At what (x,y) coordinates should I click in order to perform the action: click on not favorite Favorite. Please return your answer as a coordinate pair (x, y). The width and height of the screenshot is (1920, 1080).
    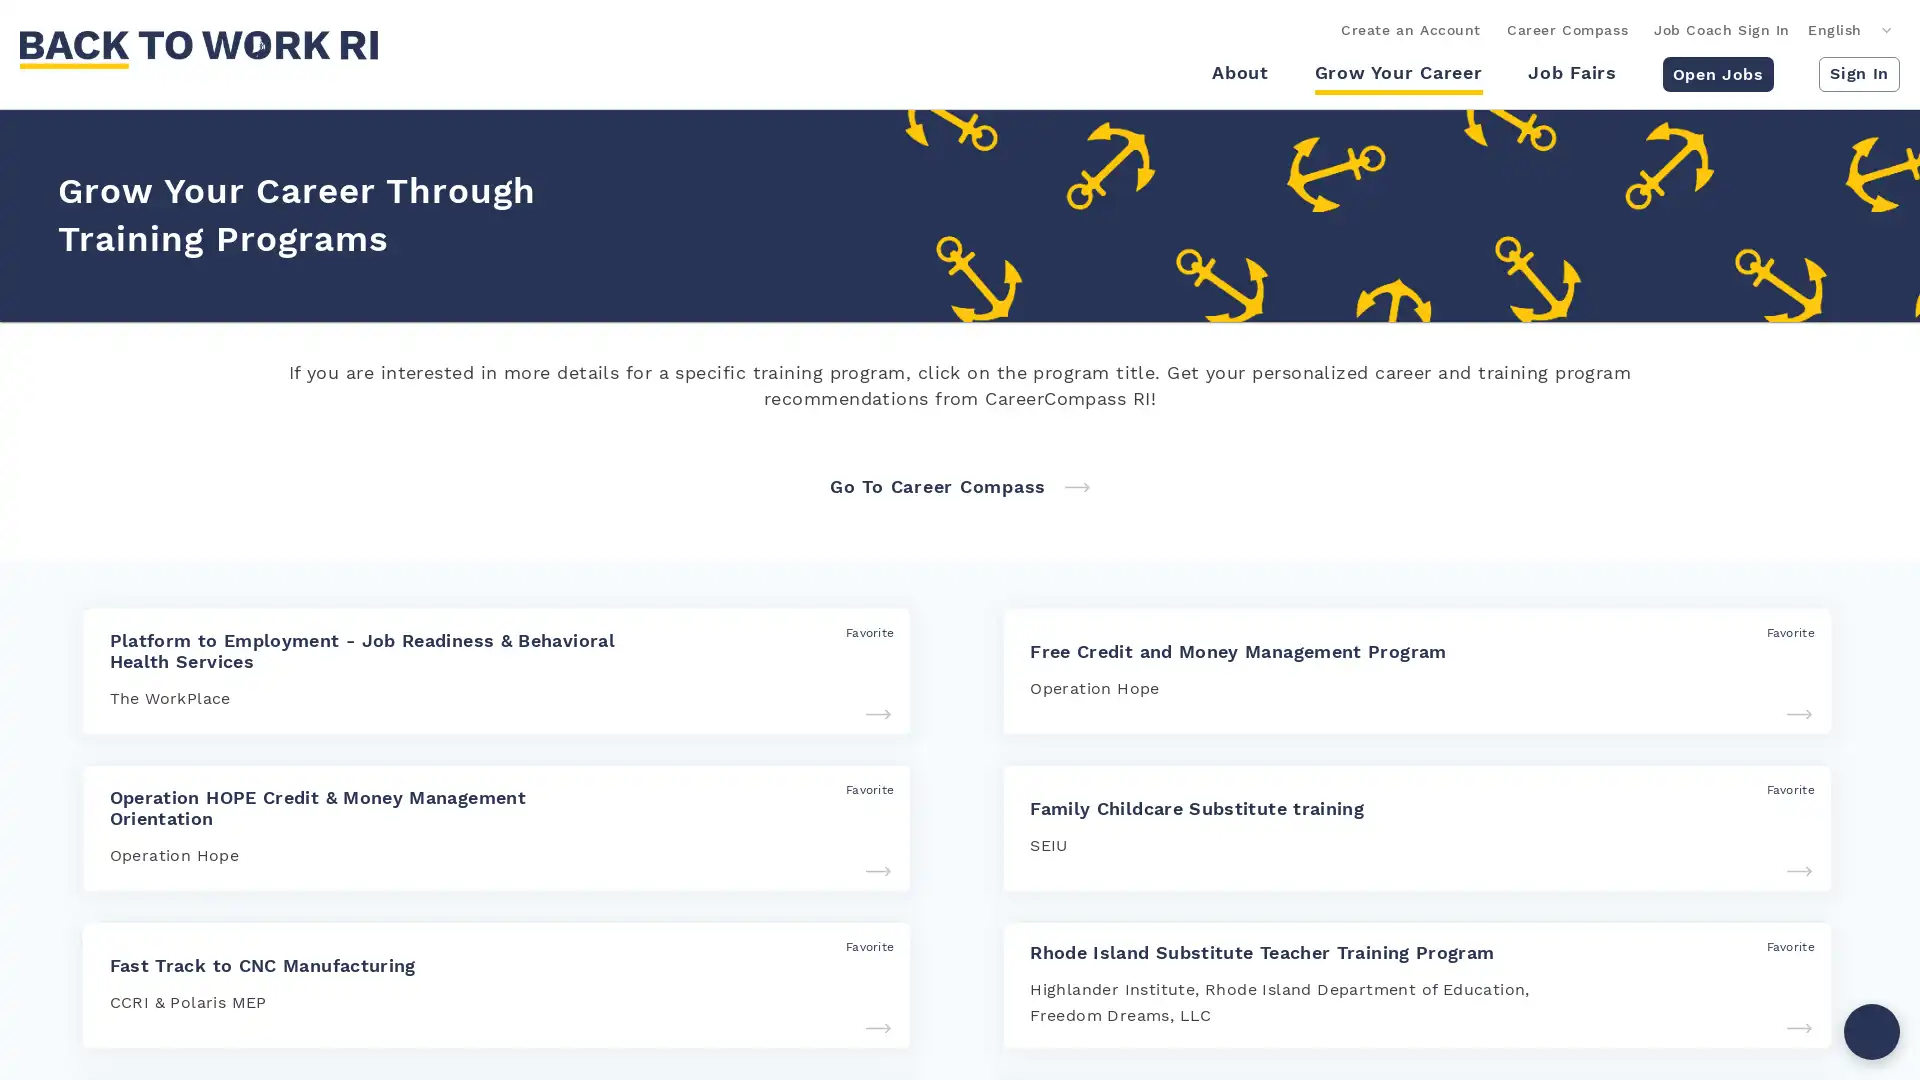
    Looking at the image, I should click on (858, 632).